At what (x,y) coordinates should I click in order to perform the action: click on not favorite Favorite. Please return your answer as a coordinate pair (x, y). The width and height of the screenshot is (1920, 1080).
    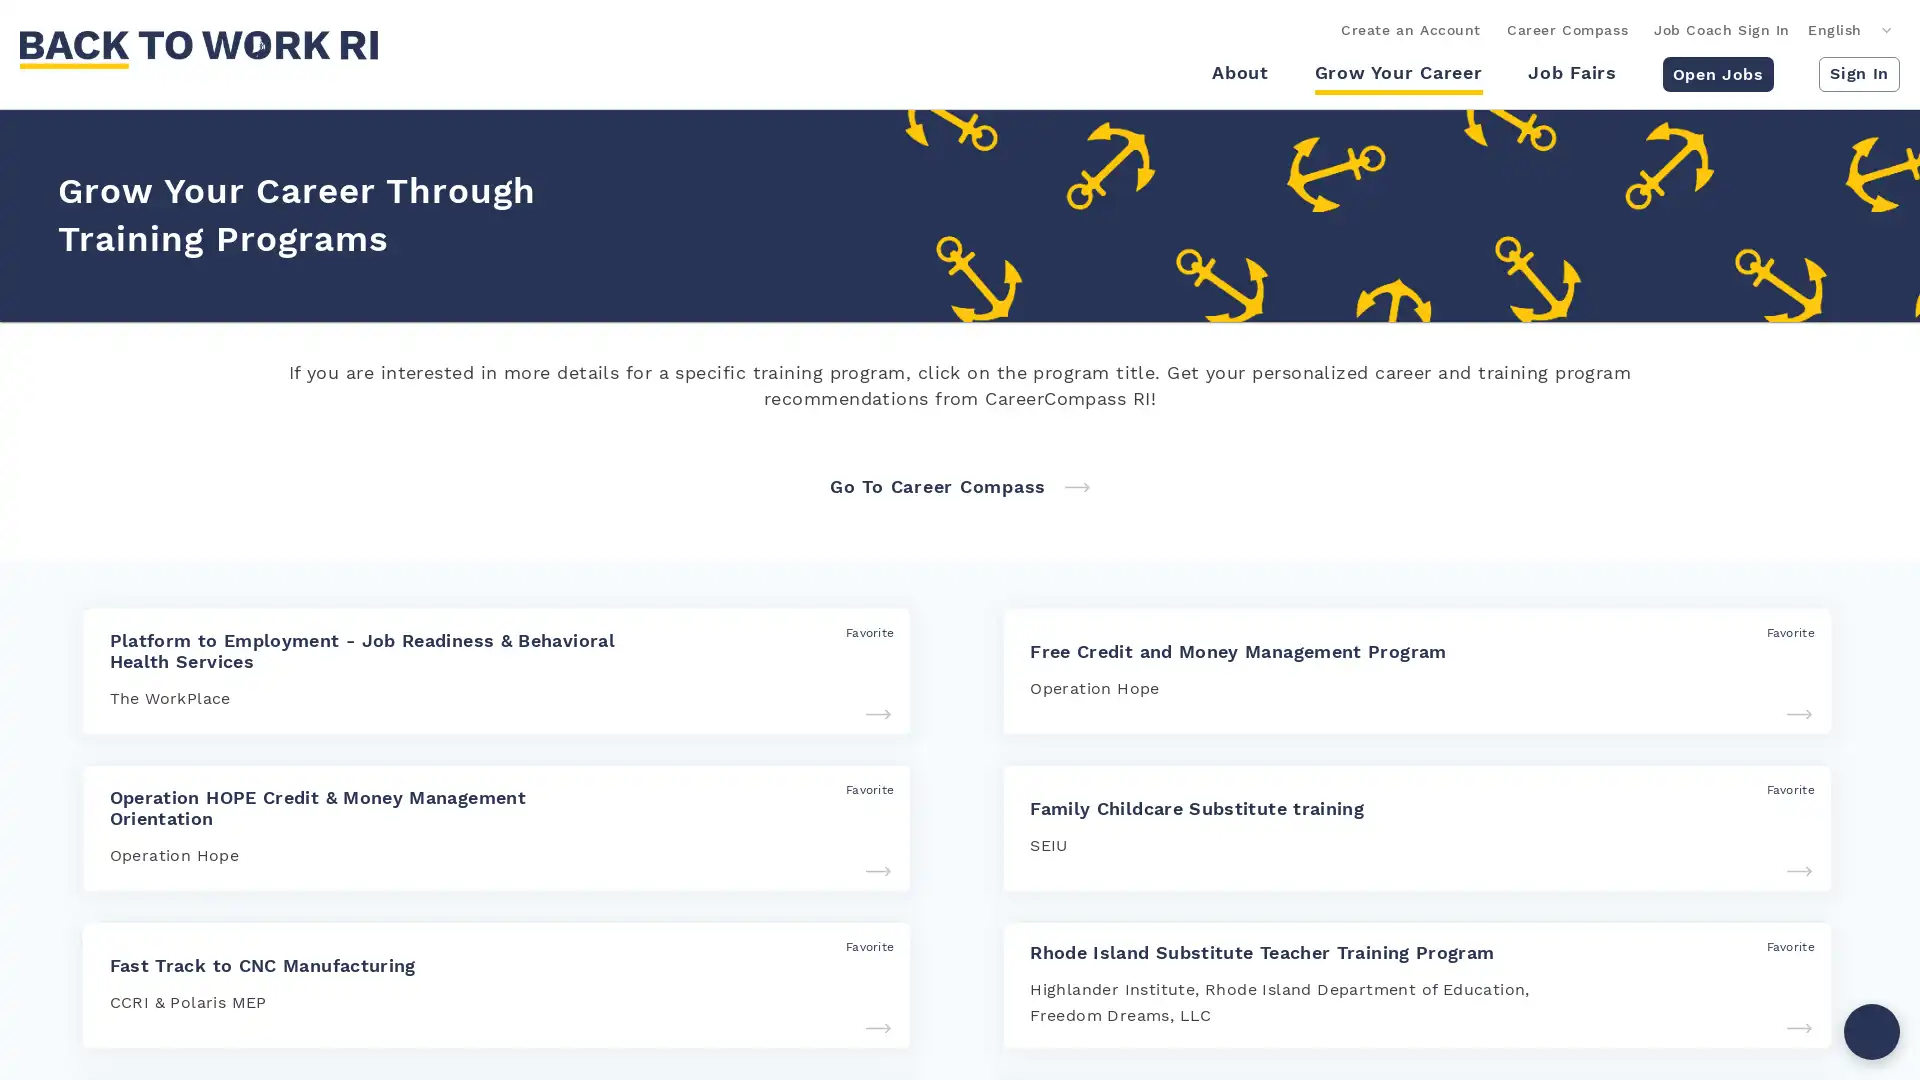
    Looking at the image, I should click on (858, 632).